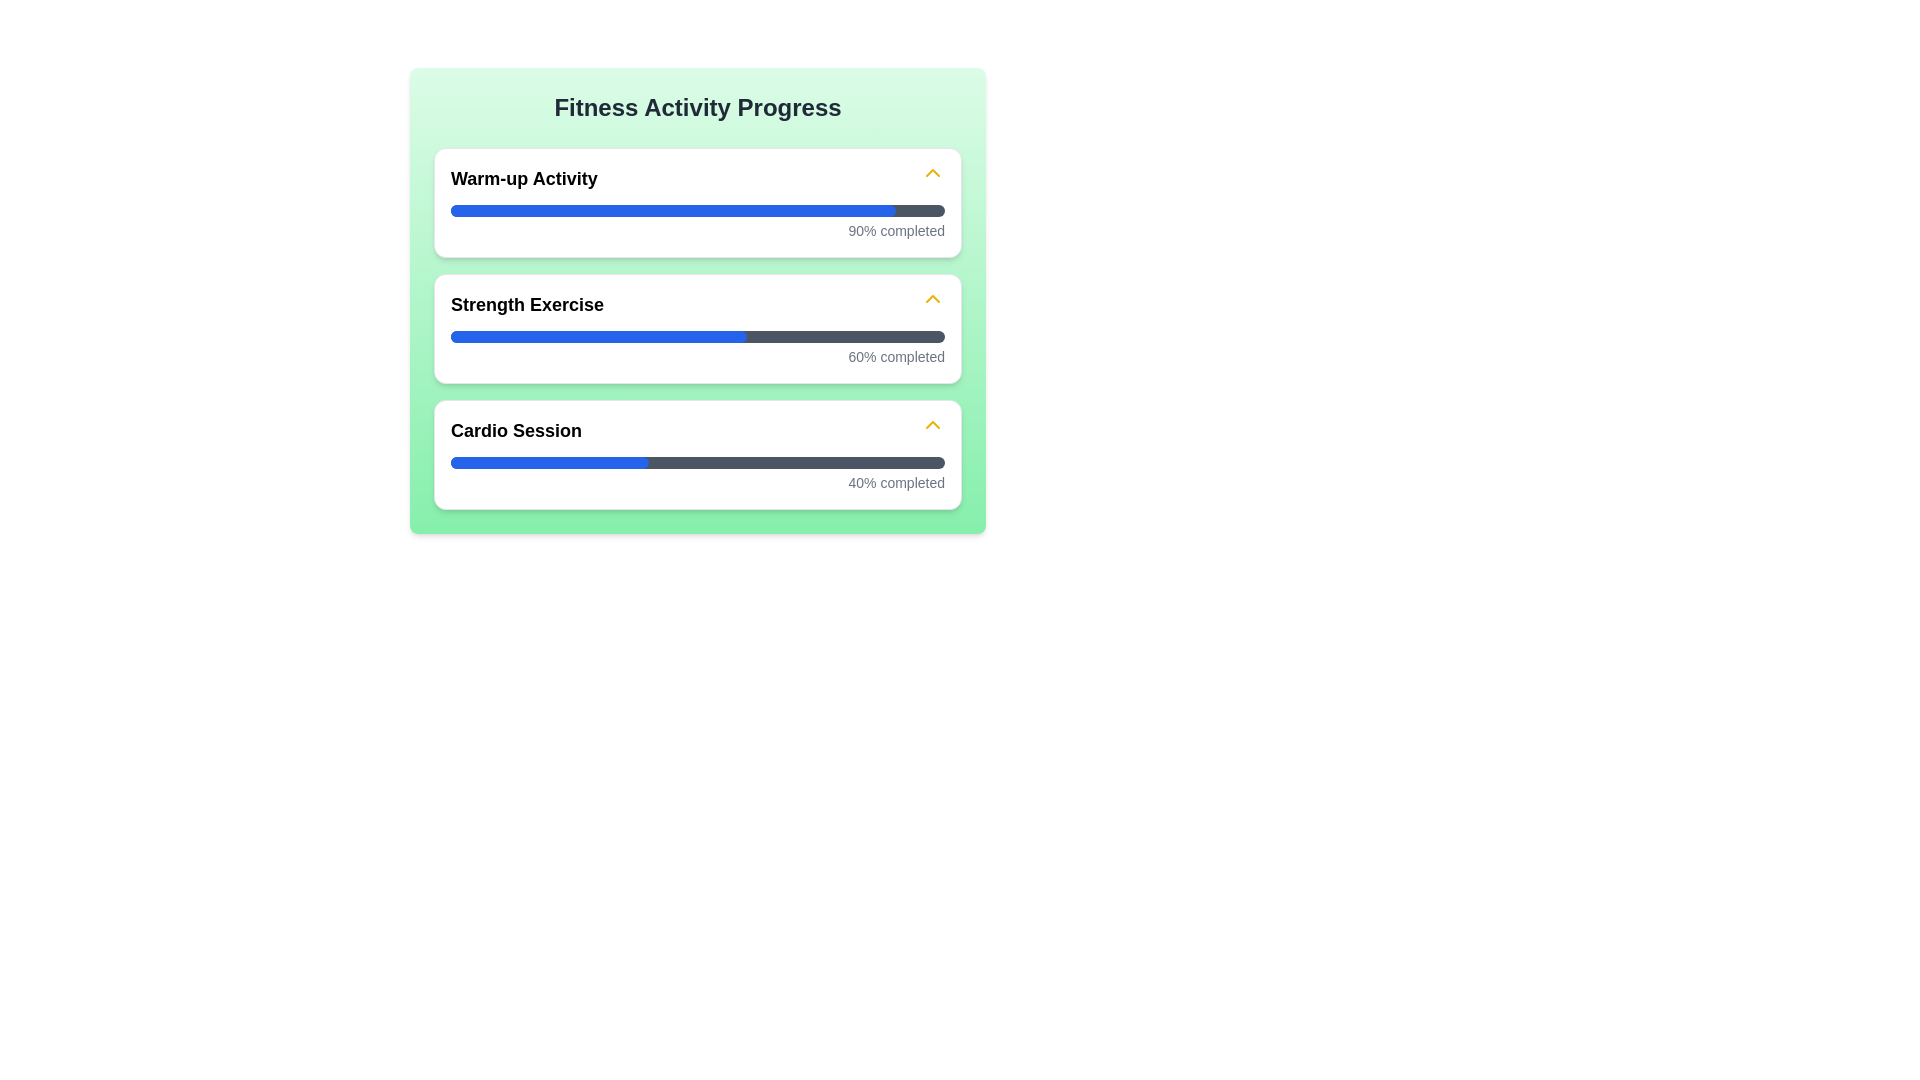 The height and width of the screenshot is (1080, 1920). I want to click on the yellow upwards chevron icon located to the right of the 'Cardio Session' text, so click(931, 427).